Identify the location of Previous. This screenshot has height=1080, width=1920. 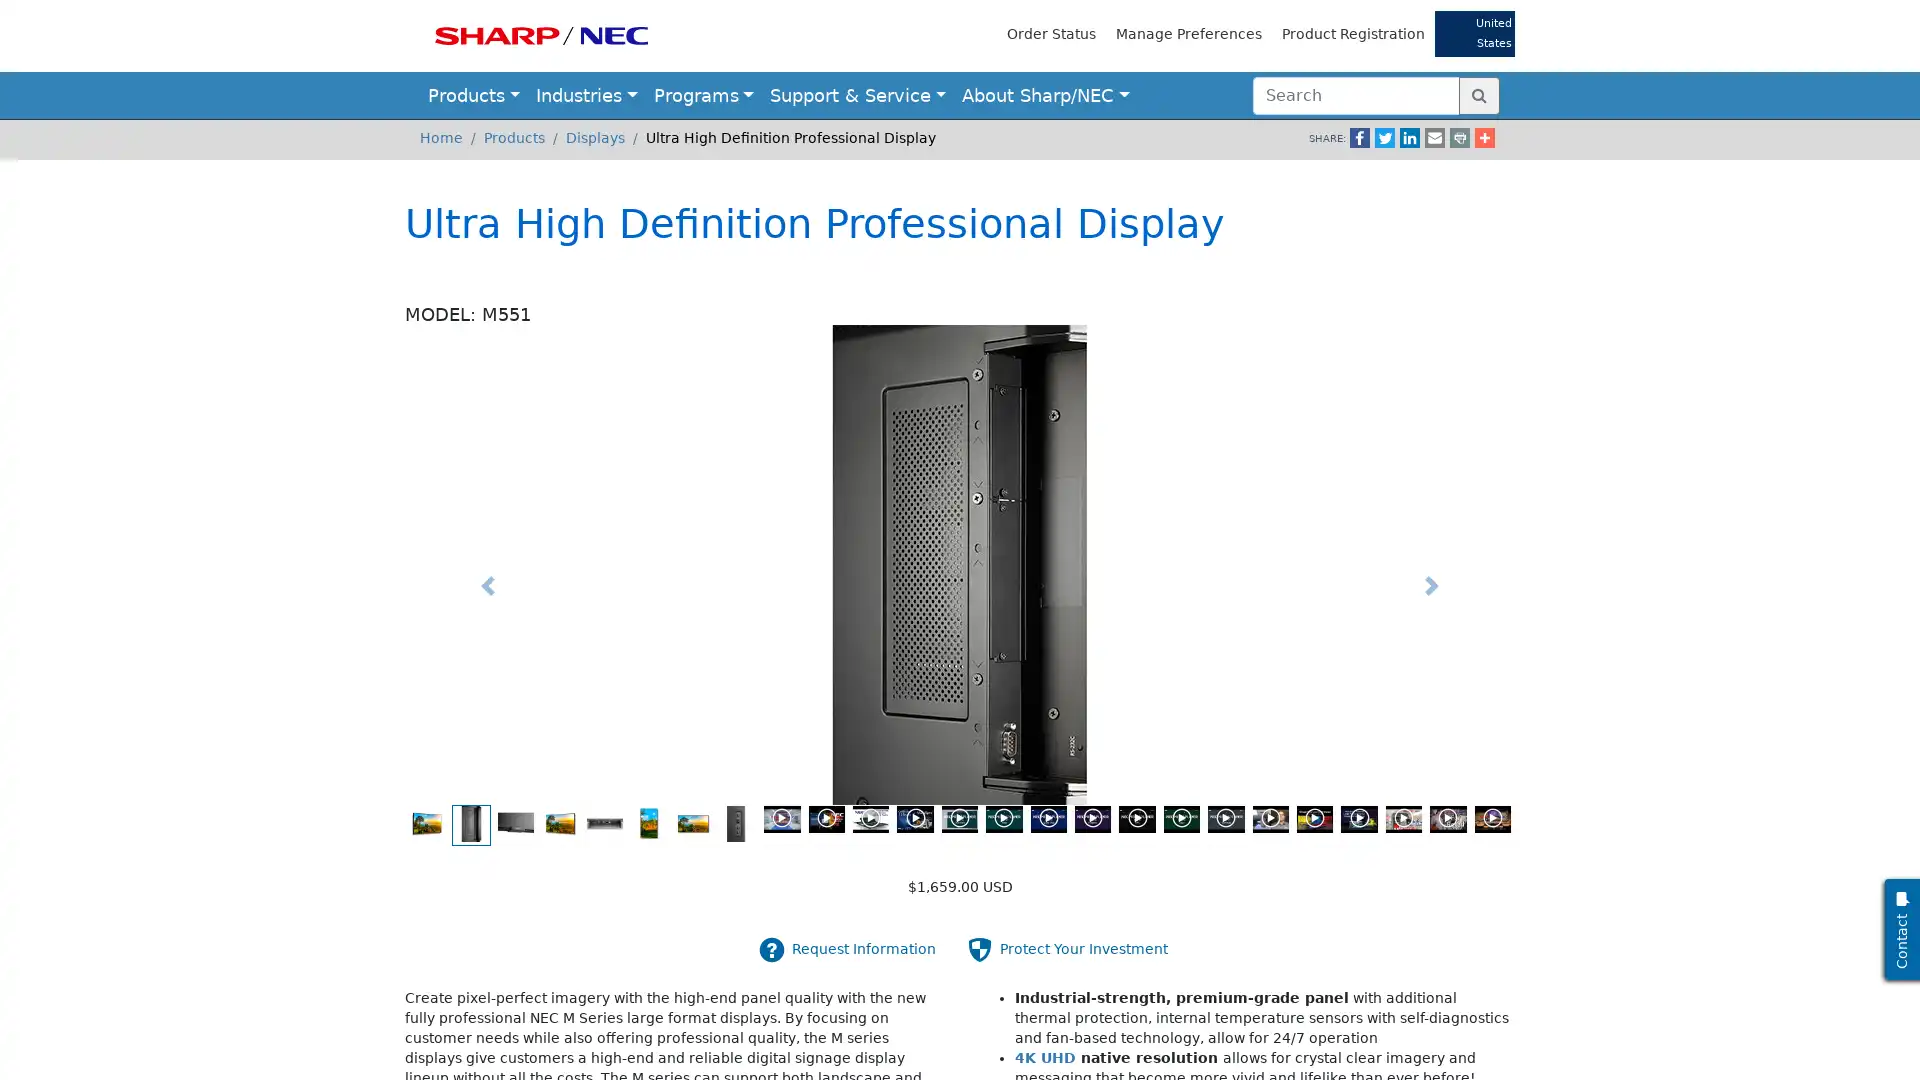
(488, 585).